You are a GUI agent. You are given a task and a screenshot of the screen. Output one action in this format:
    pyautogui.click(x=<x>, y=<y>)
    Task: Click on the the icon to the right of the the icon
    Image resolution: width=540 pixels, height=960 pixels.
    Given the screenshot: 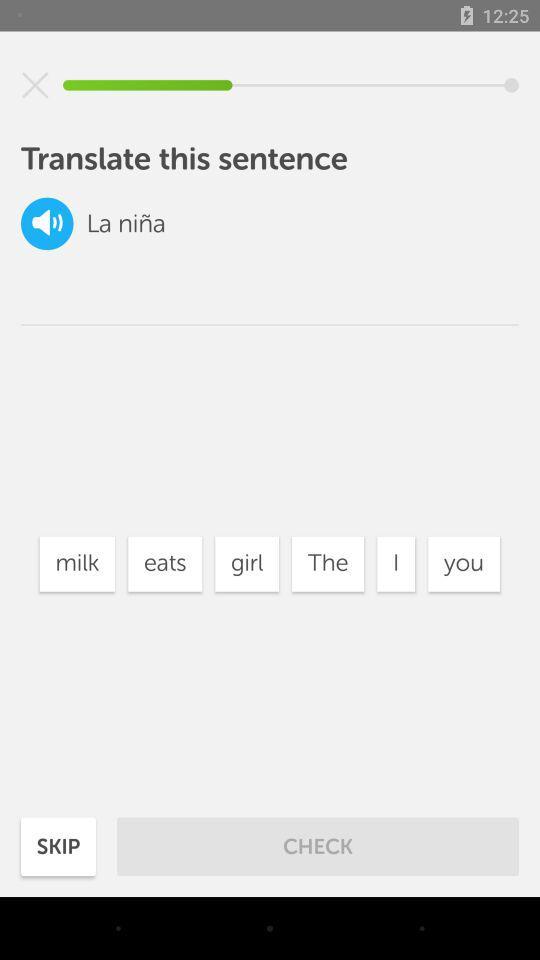 What is the action you would take?
    pyautogui.click(x=396, y=564)
    